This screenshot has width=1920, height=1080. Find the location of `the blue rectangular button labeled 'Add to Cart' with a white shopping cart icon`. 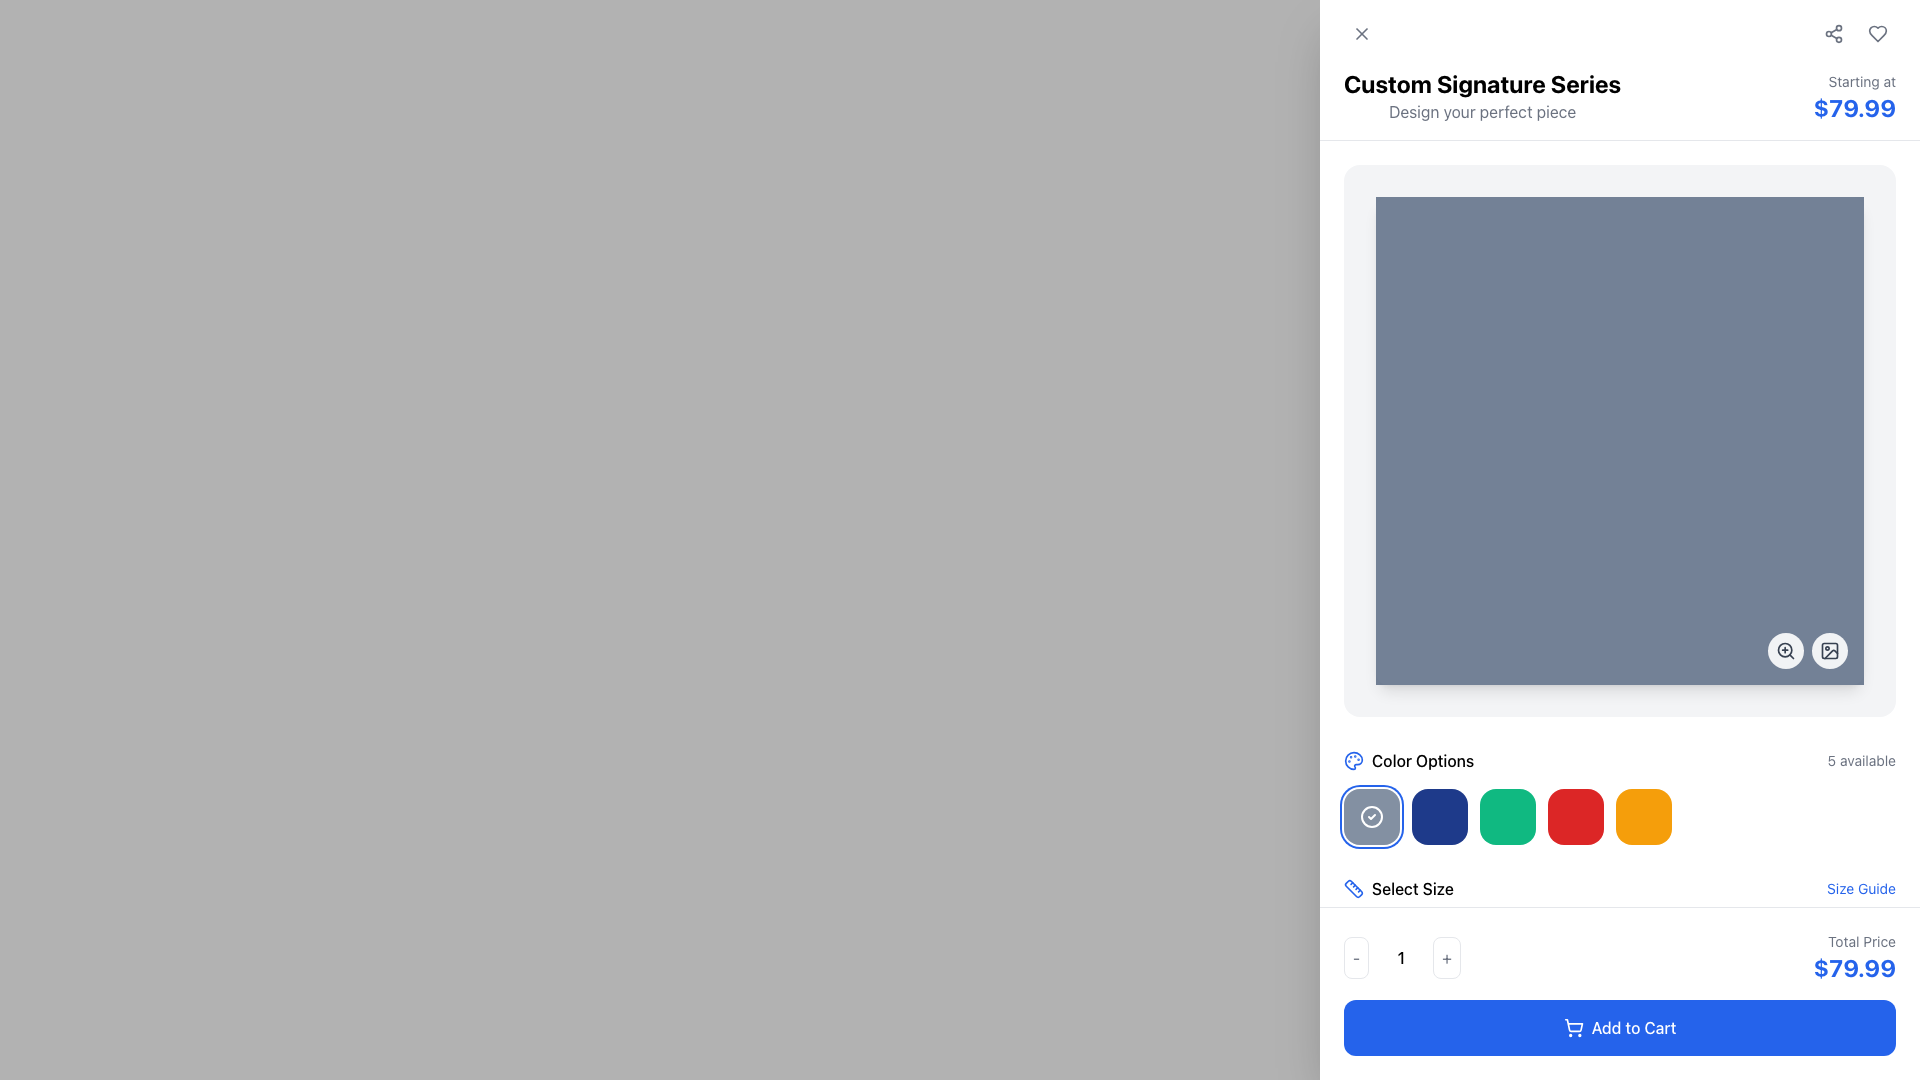

the blue rectangular button labeled 'Add to Cart' with a white shopping cart icon is located at coordinates (1620, 1028).